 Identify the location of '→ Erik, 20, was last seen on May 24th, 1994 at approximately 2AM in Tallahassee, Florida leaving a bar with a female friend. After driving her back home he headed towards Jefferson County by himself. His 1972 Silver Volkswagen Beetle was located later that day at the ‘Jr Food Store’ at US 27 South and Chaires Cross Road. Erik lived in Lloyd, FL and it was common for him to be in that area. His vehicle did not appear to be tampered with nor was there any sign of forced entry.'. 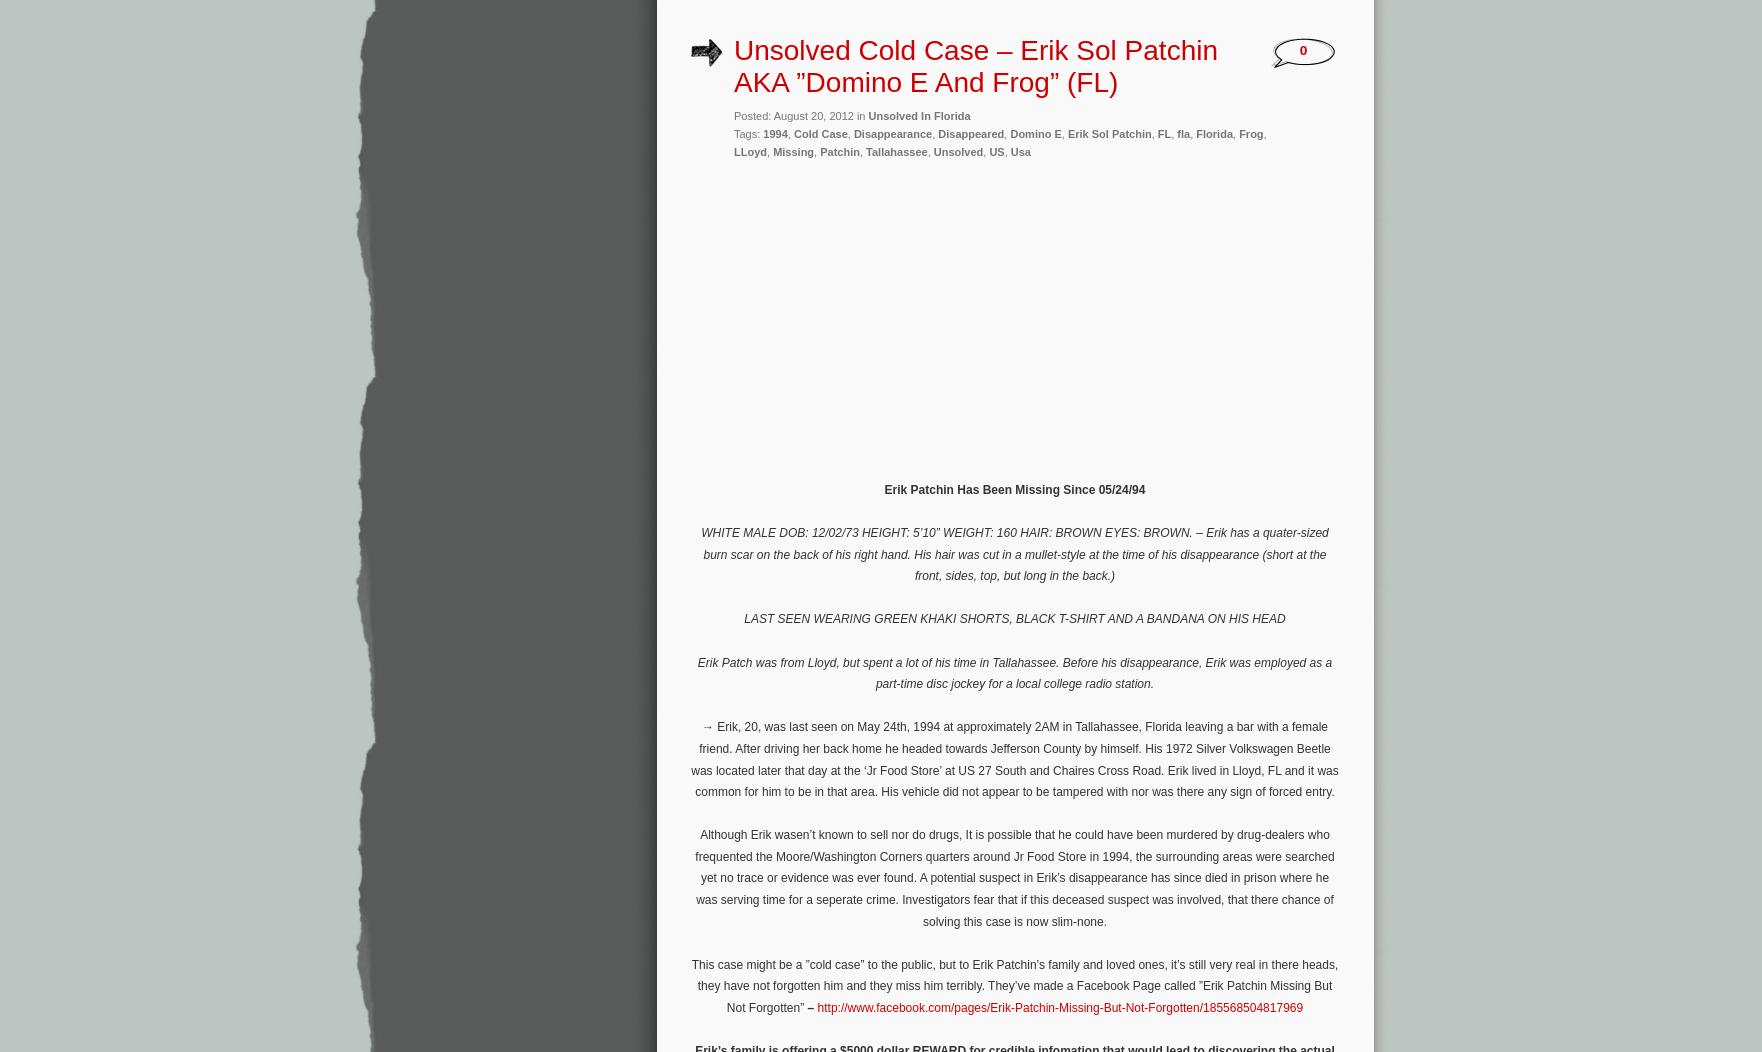
(1014, 758).